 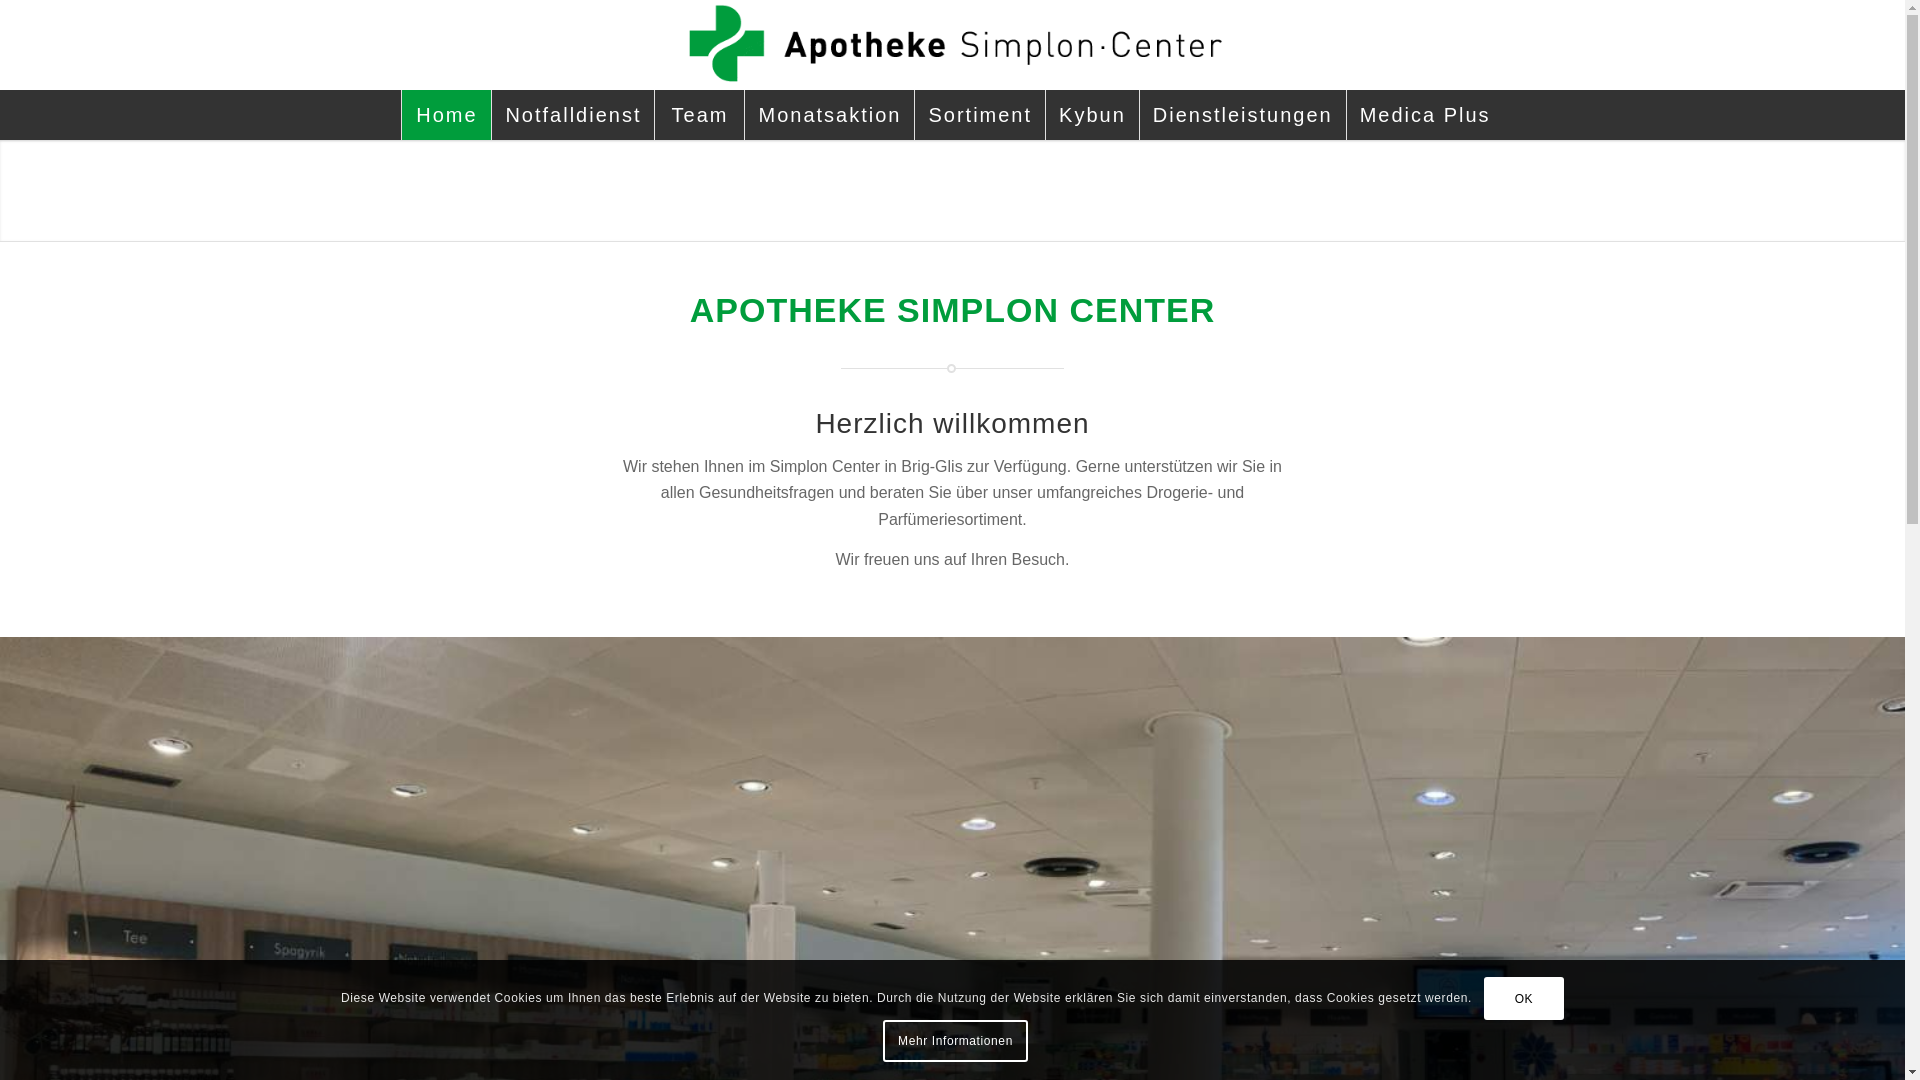 What do you see at coordinates (882, 1040) in the screenshot?
I see `'Mehr Informationen'` at bounding box center [882, 1040].